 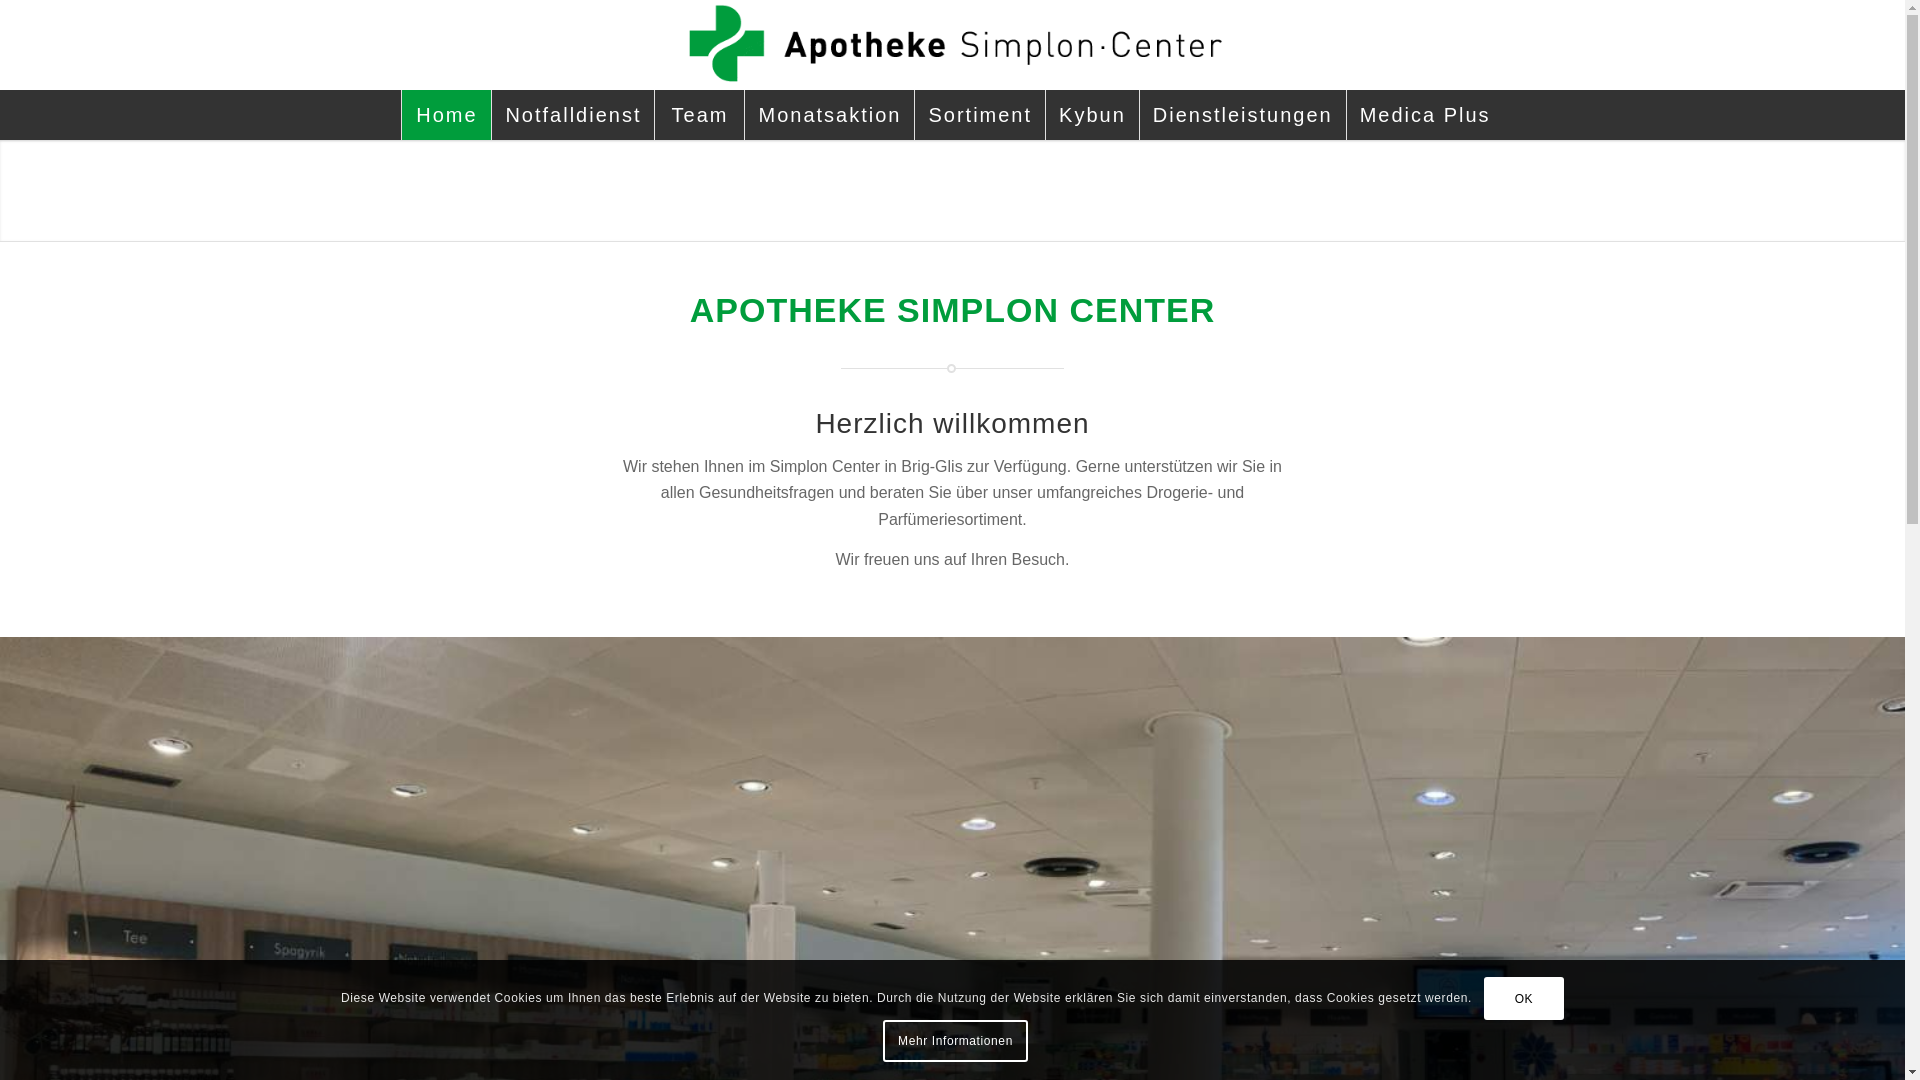 What do you see at coordinates (882, 1040) in the screenshot?
I see `'Mehr Informationen'` at bounding box center [882, 1040].